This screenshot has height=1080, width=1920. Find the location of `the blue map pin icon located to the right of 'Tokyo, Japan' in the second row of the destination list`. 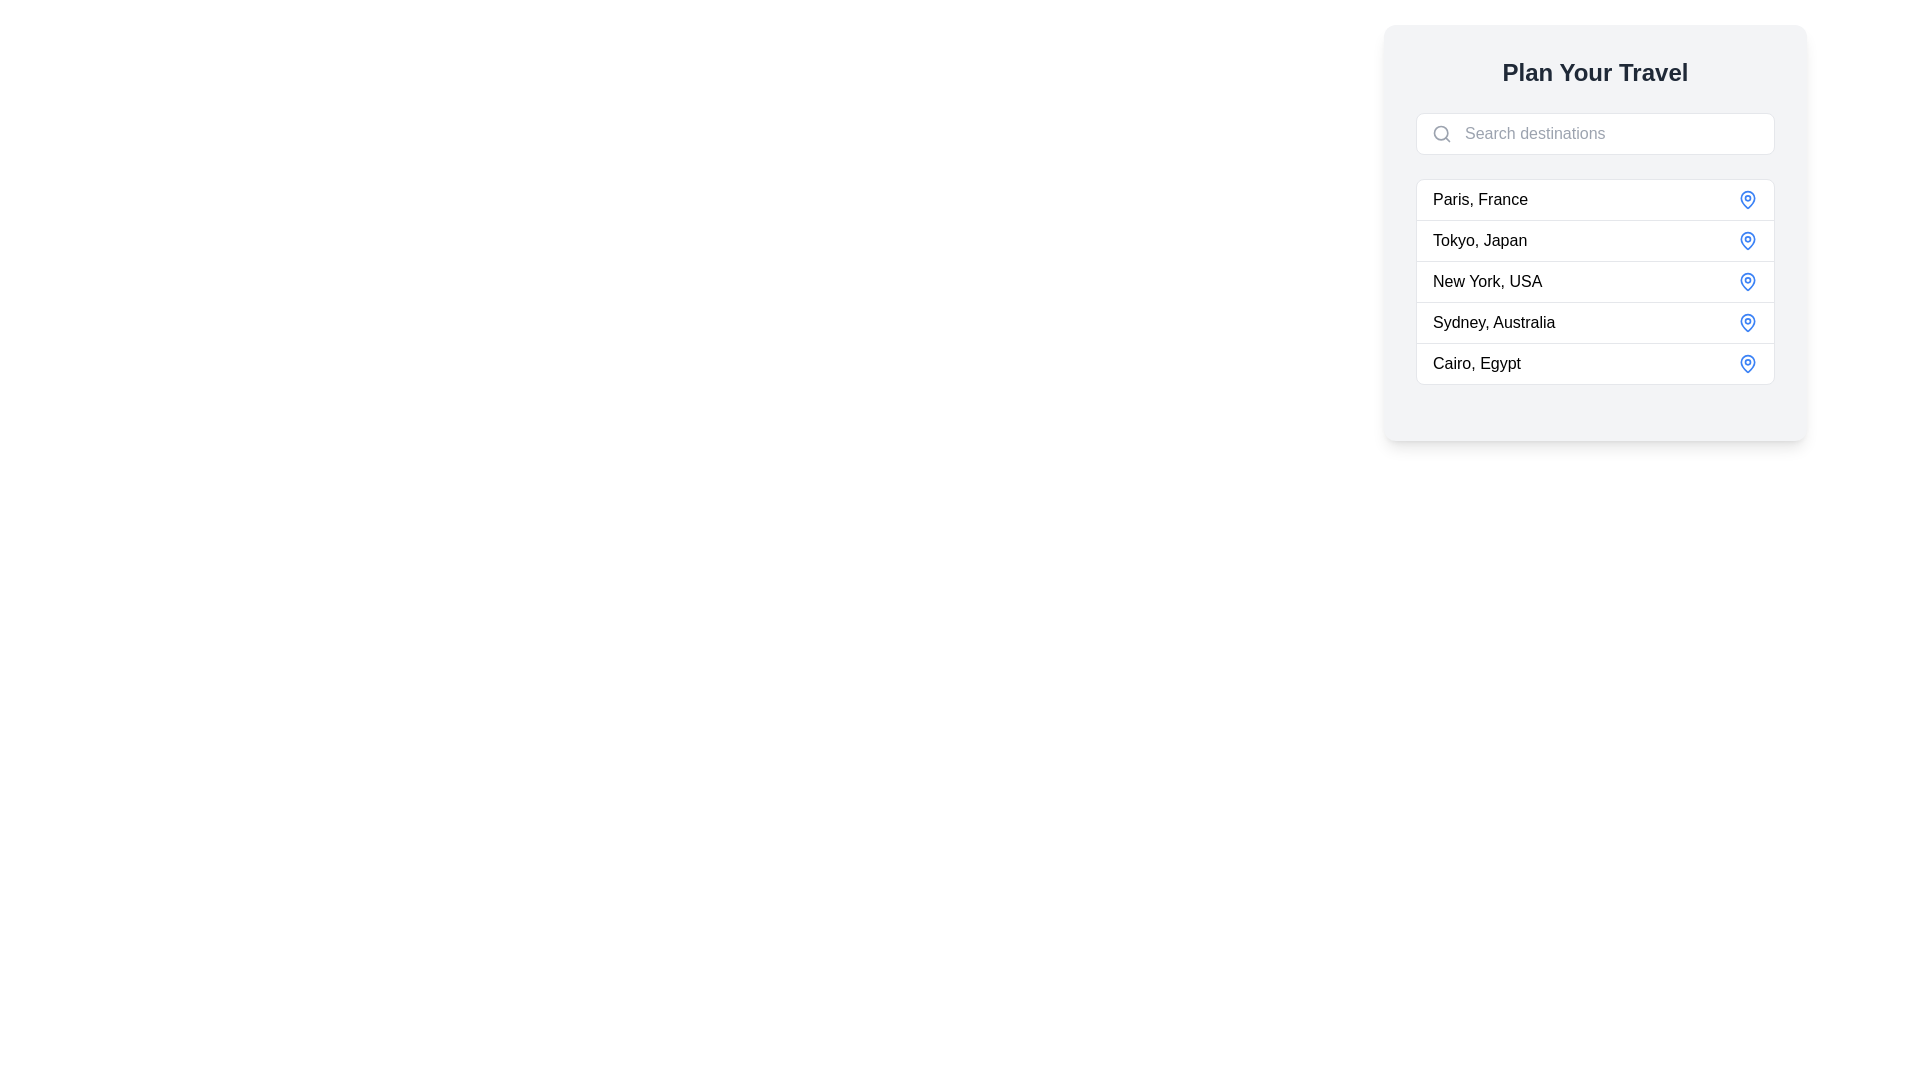

the blue map pin icon located to the right of 'Tokyo, Japan' in the second row of the destination list is located at coordinates (1746, 238).